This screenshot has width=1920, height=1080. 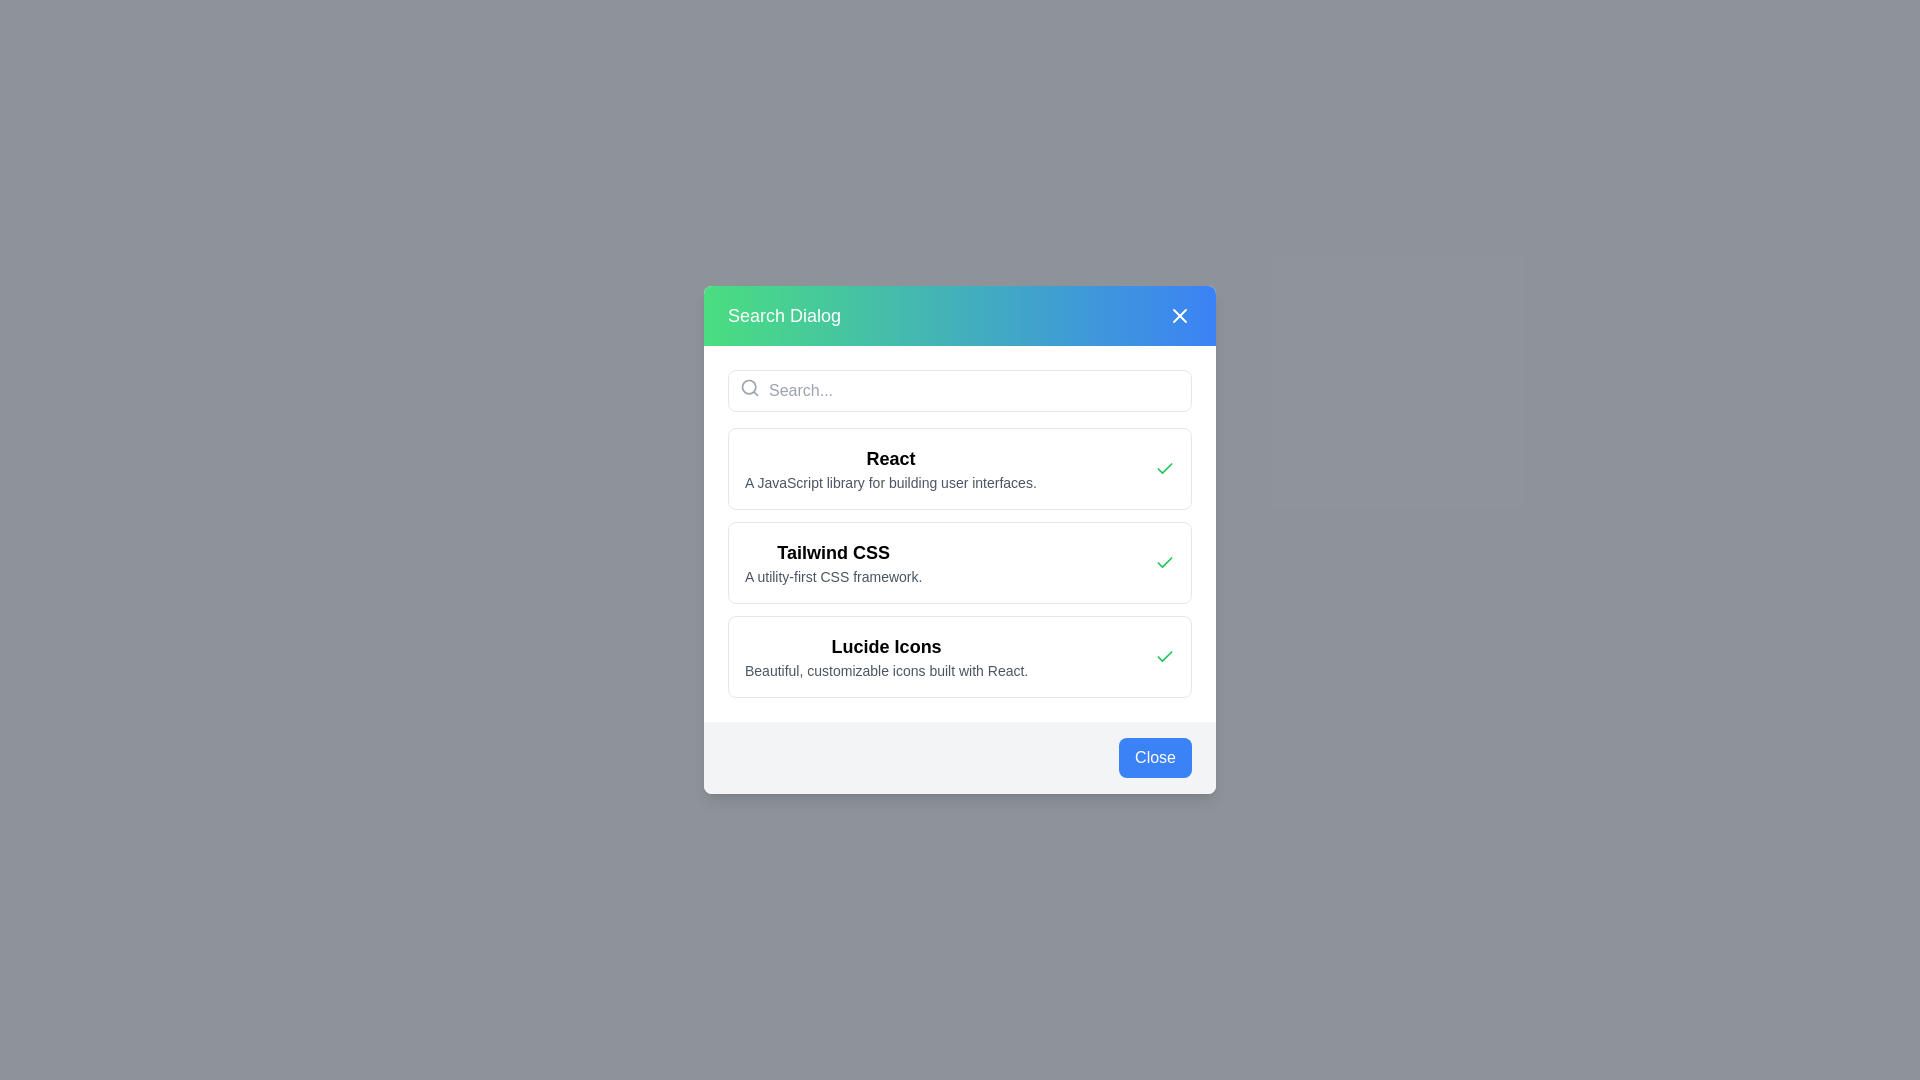 What do you see at coordinates (885, 671) in the screenshot?
I see `the text located directly below the 'Lucide Icons' heading in the middle of the dialog box` at bounding box center [885, 671].